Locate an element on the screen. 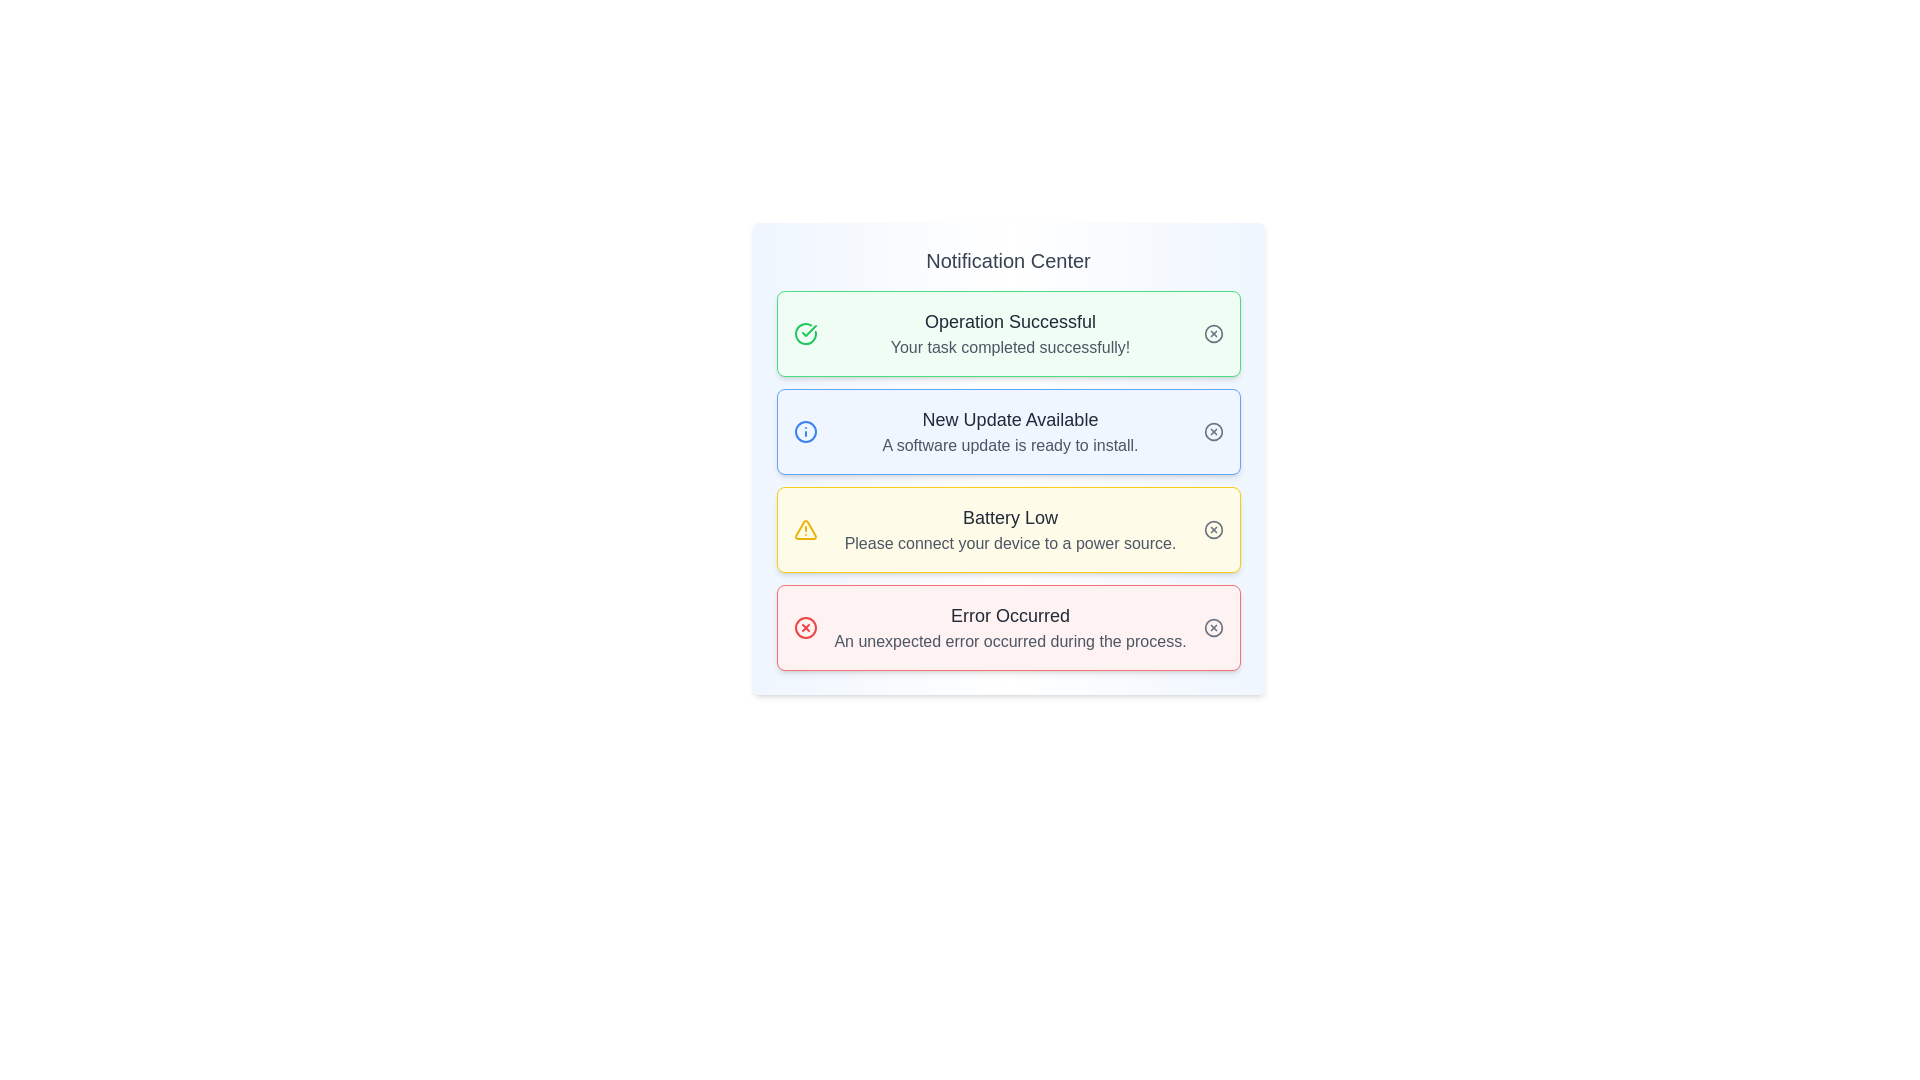  the text block displaying 'Error Occurred' with a red background at the bottom of the notification list is located at coordinates (1010, 627).